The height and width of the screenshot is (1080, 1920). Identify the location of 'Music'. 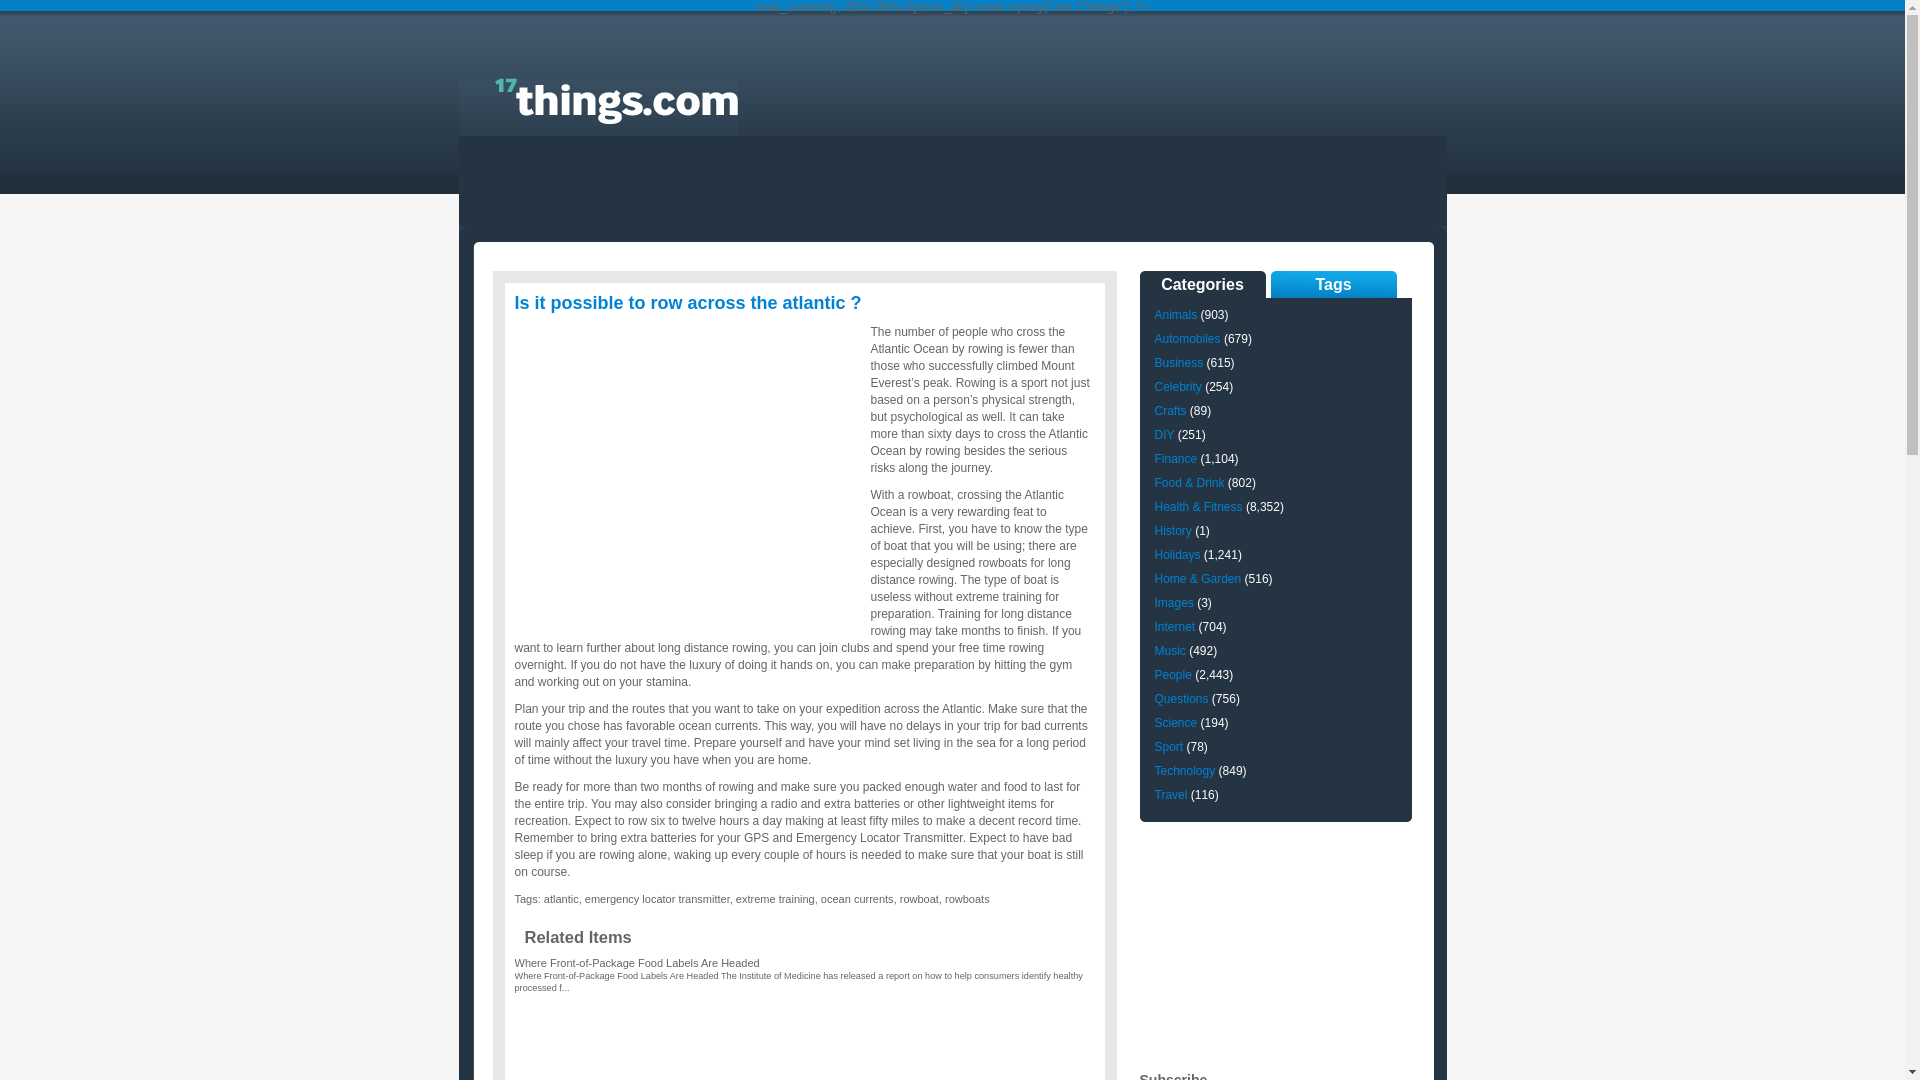
(1169, 651).